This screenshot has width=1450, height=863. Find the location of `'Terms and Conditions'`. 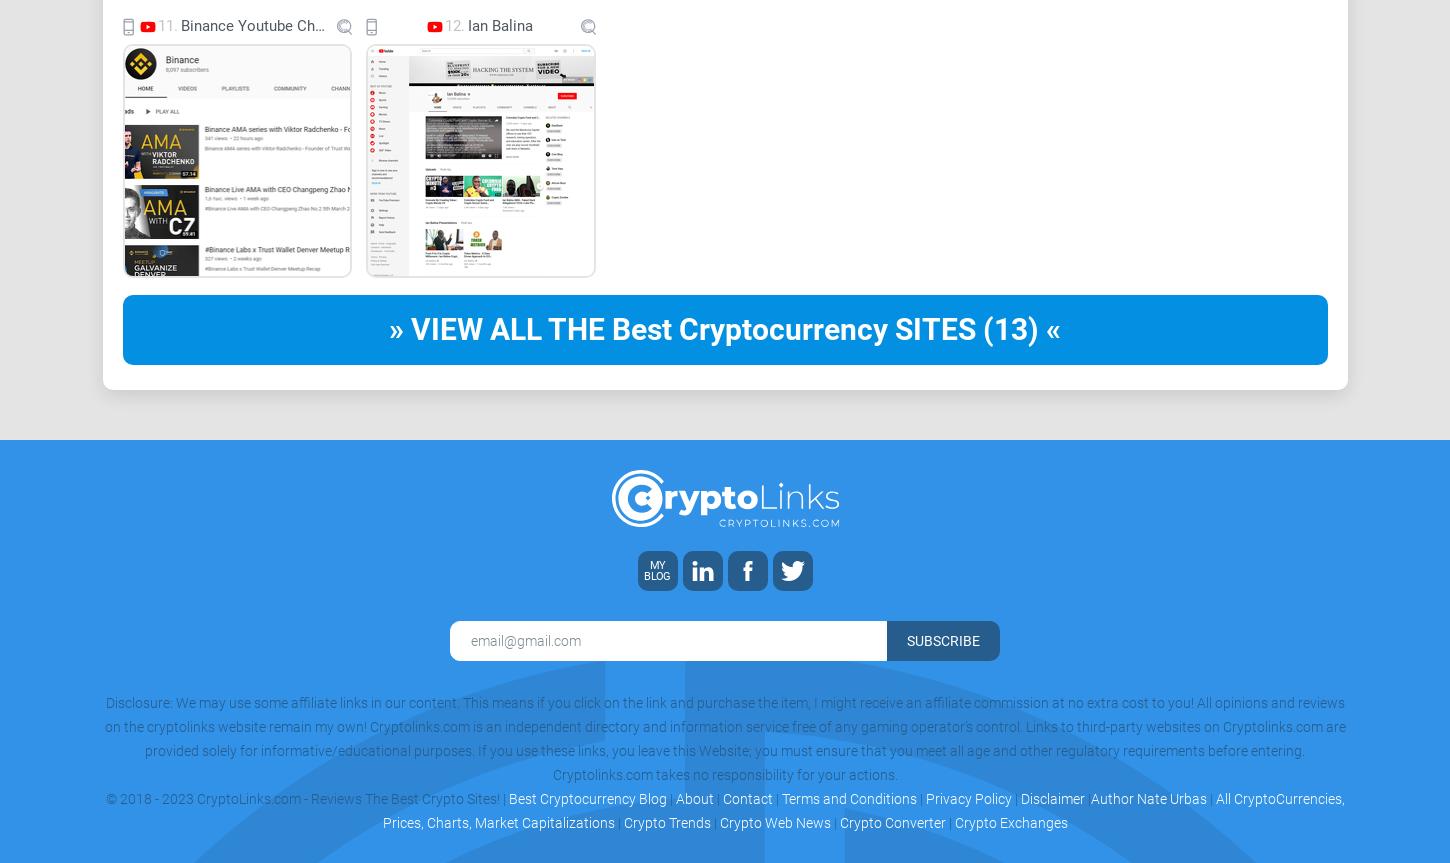

'Terms and Conditions' is located at coordinates (847, 797).